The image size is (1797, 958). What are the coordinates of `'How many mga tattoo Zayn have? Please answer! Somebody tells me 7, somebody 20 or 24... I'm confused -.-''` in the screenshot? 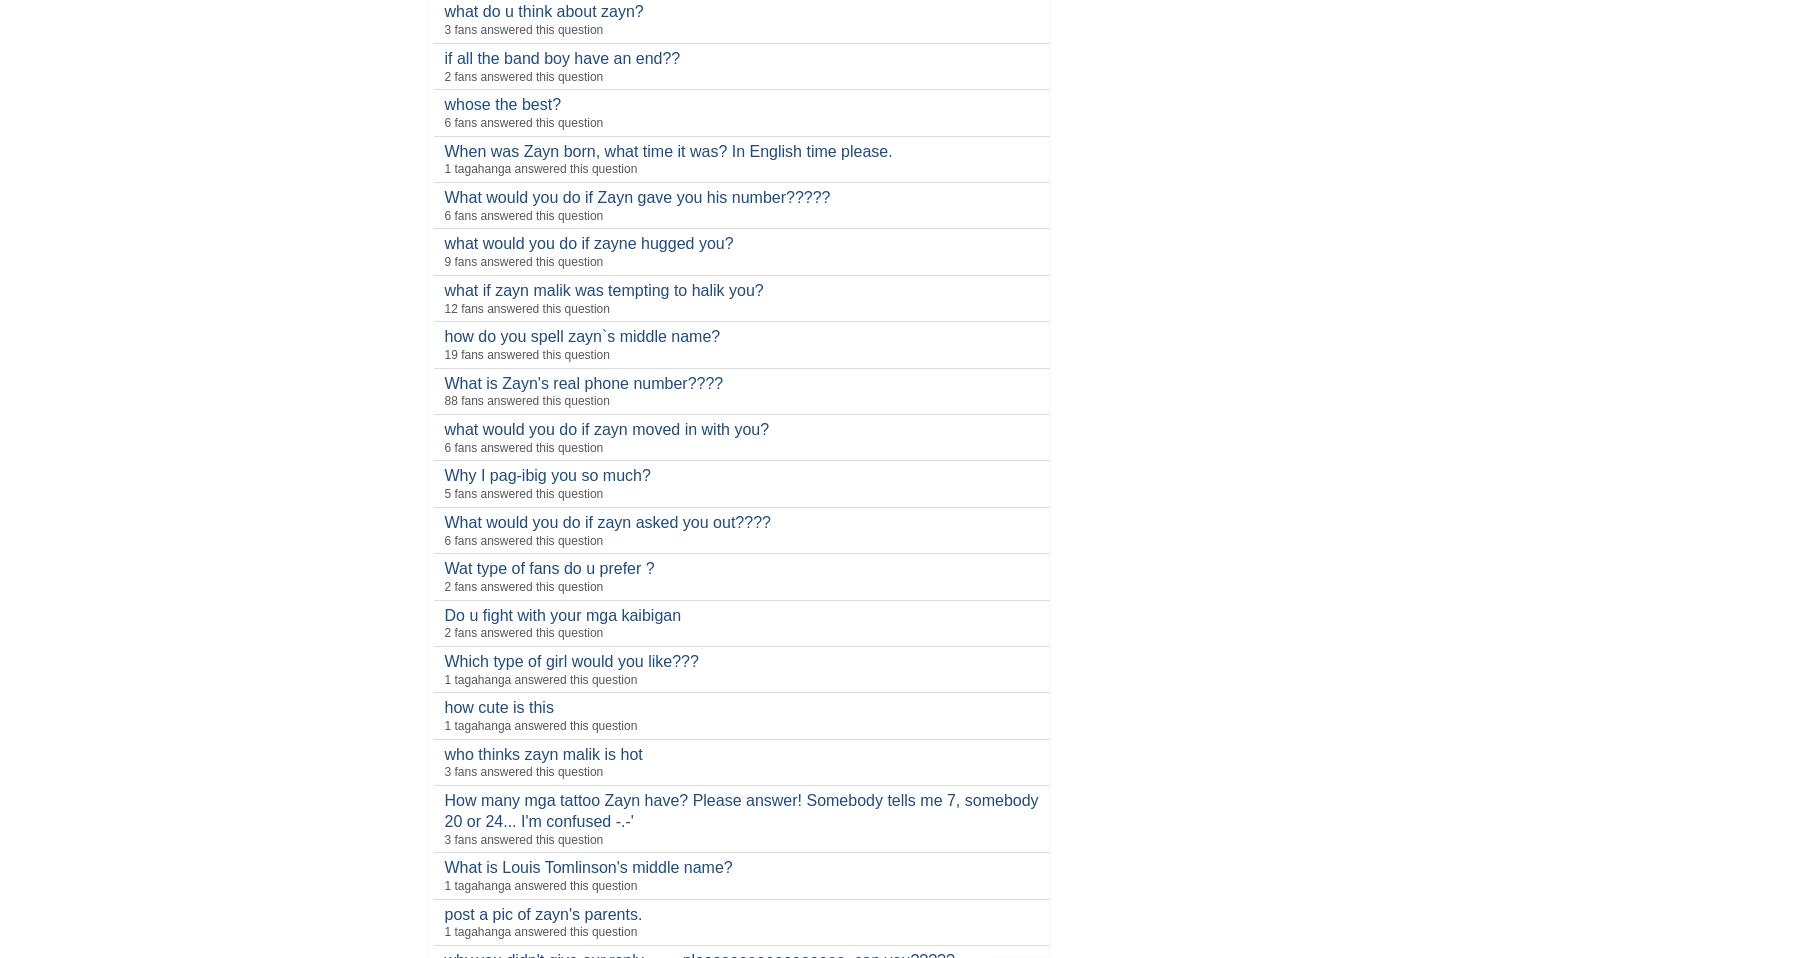 It's located at (740, 809).